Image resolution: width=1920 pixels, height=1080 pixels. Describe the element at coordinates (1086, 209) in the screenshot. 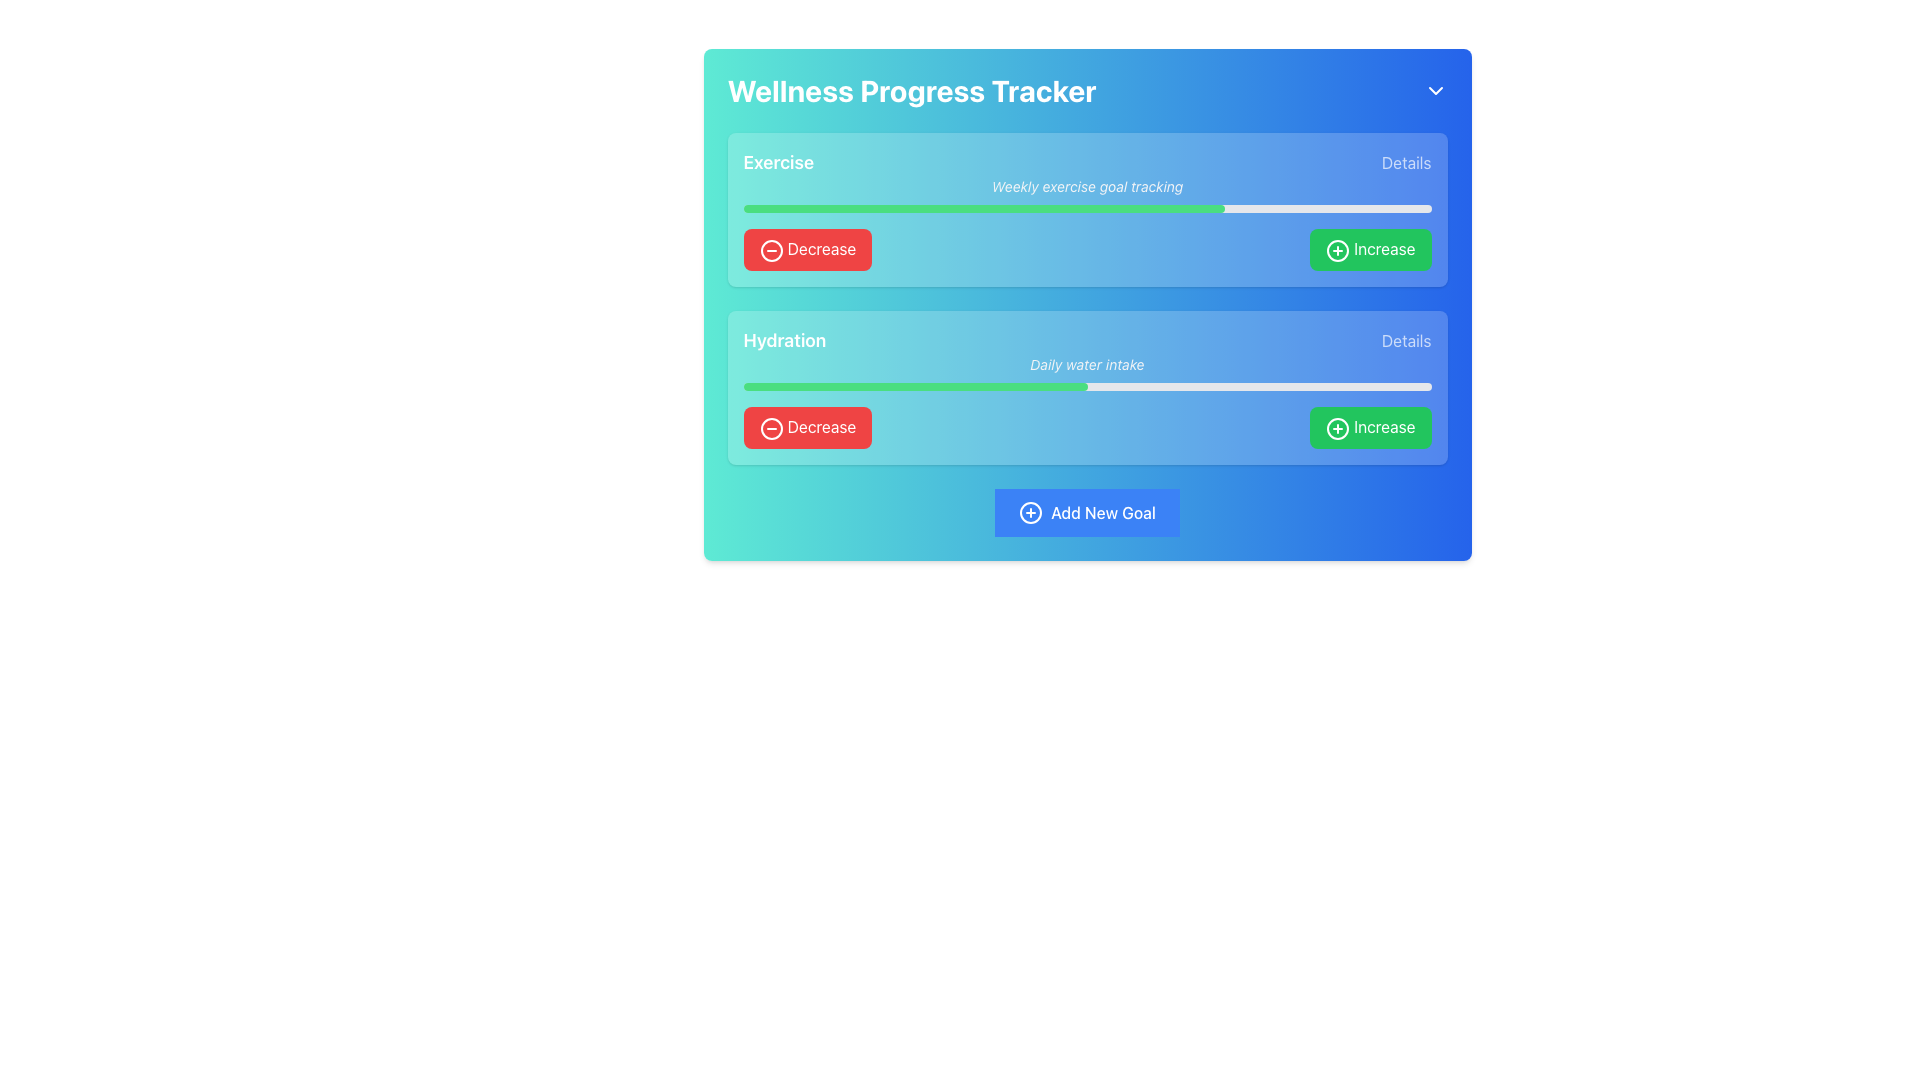

I see `the 'Details' button located within the Exercise section, which features a light transparent white background, a bold 'Exercise' heading, and a progress bar with 'Decrease' and 'Increase' buttons` at that location.